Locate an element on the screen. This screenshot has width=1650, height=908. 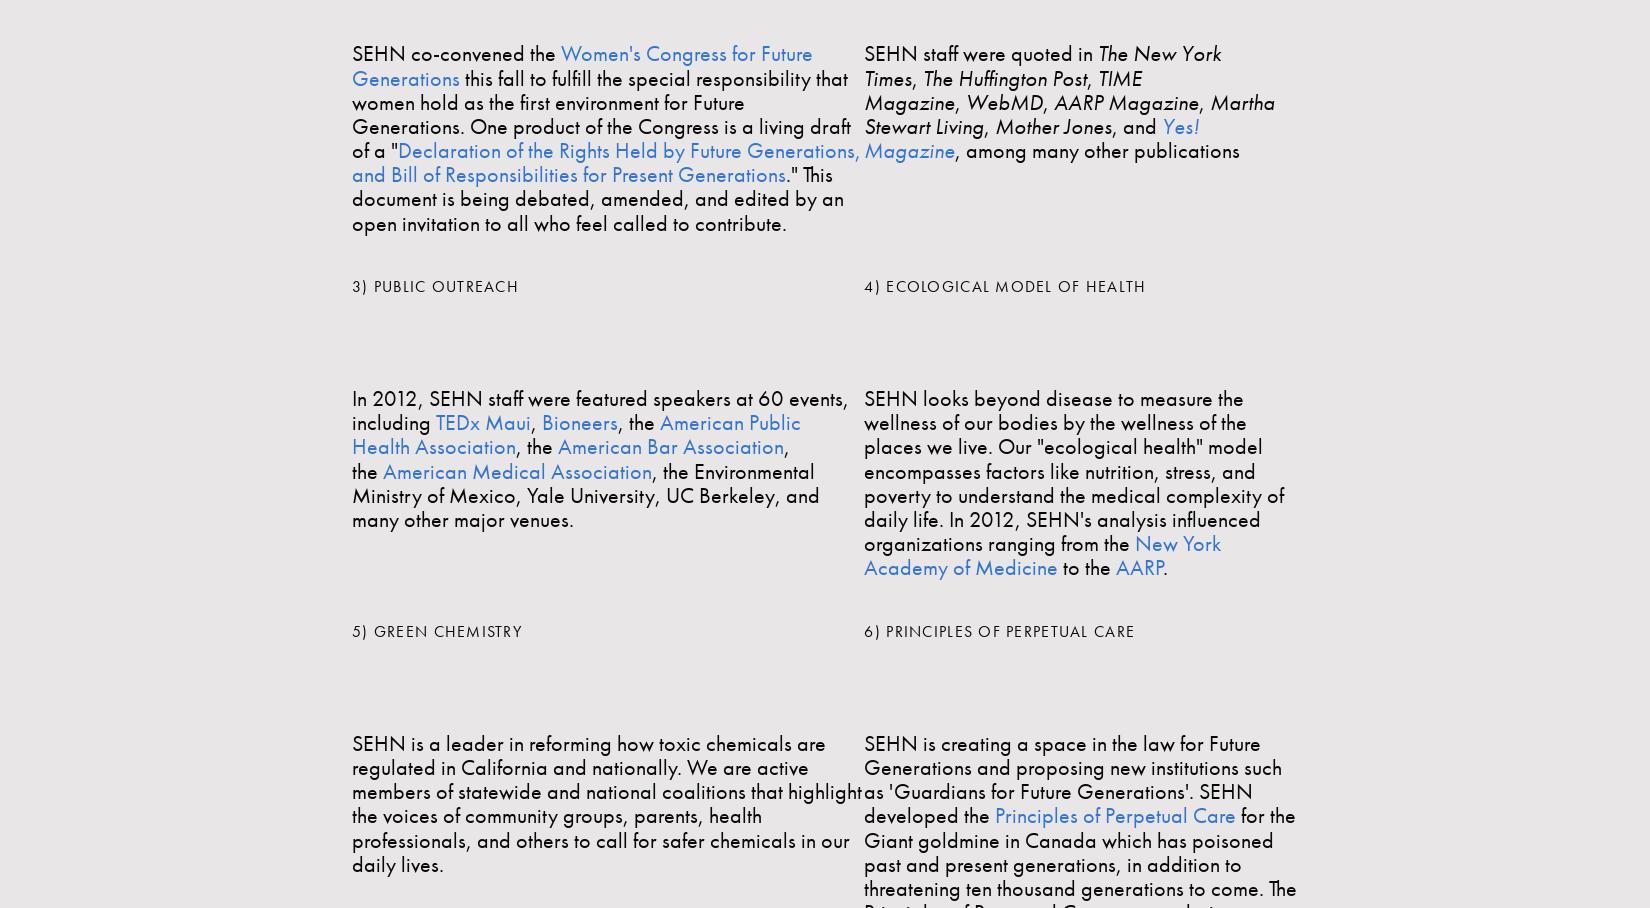
'TIME Magazine' is located at coordinates (863, 88).